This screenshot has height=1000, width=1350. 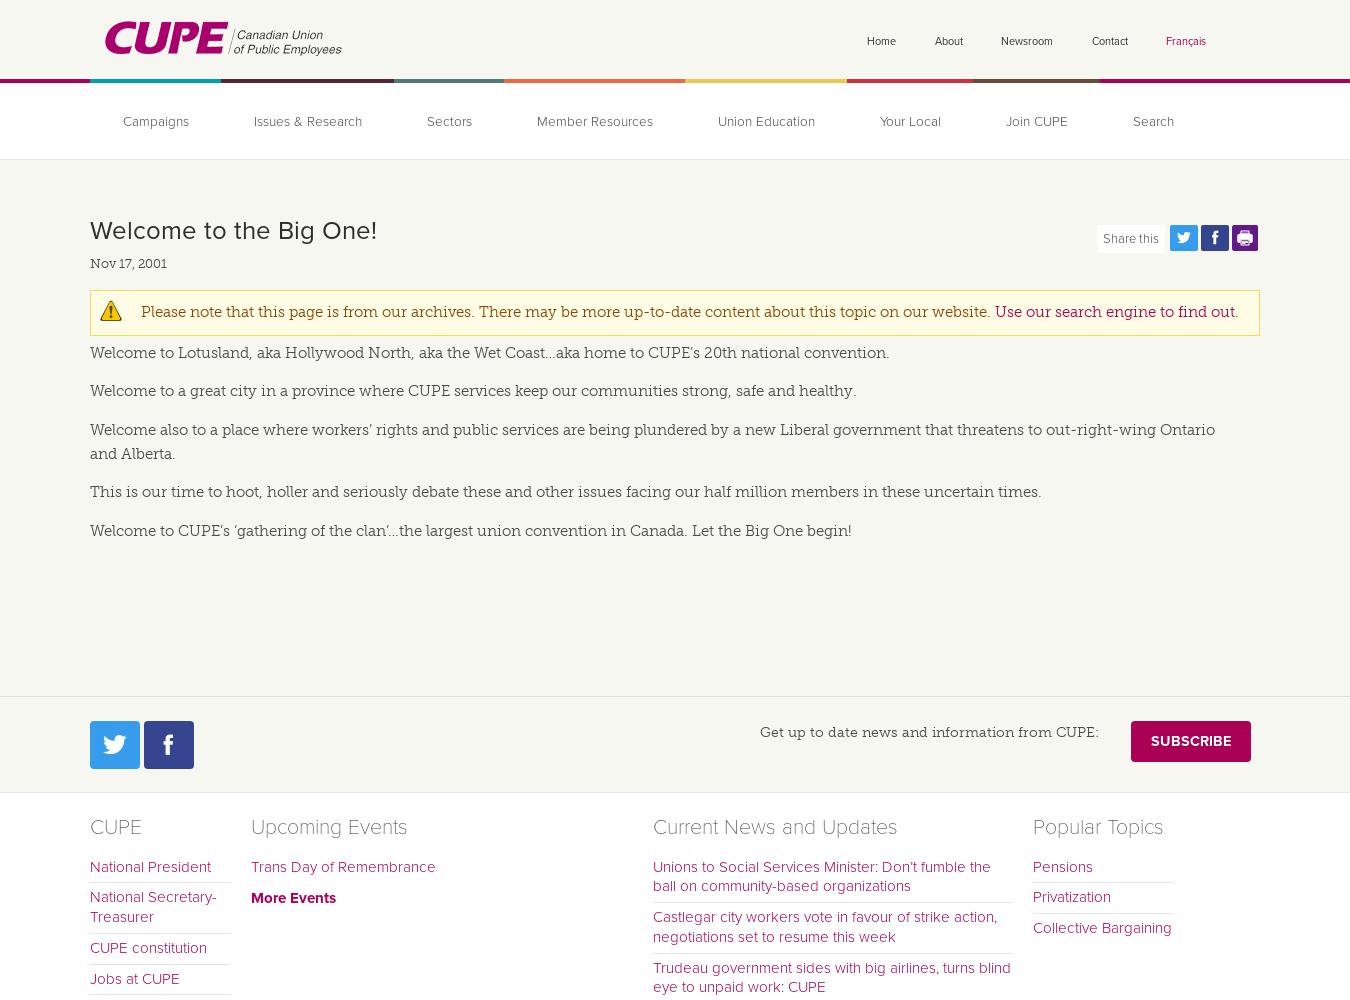 I want to click on 'Popular Topics', so click(x=1097, y=825).